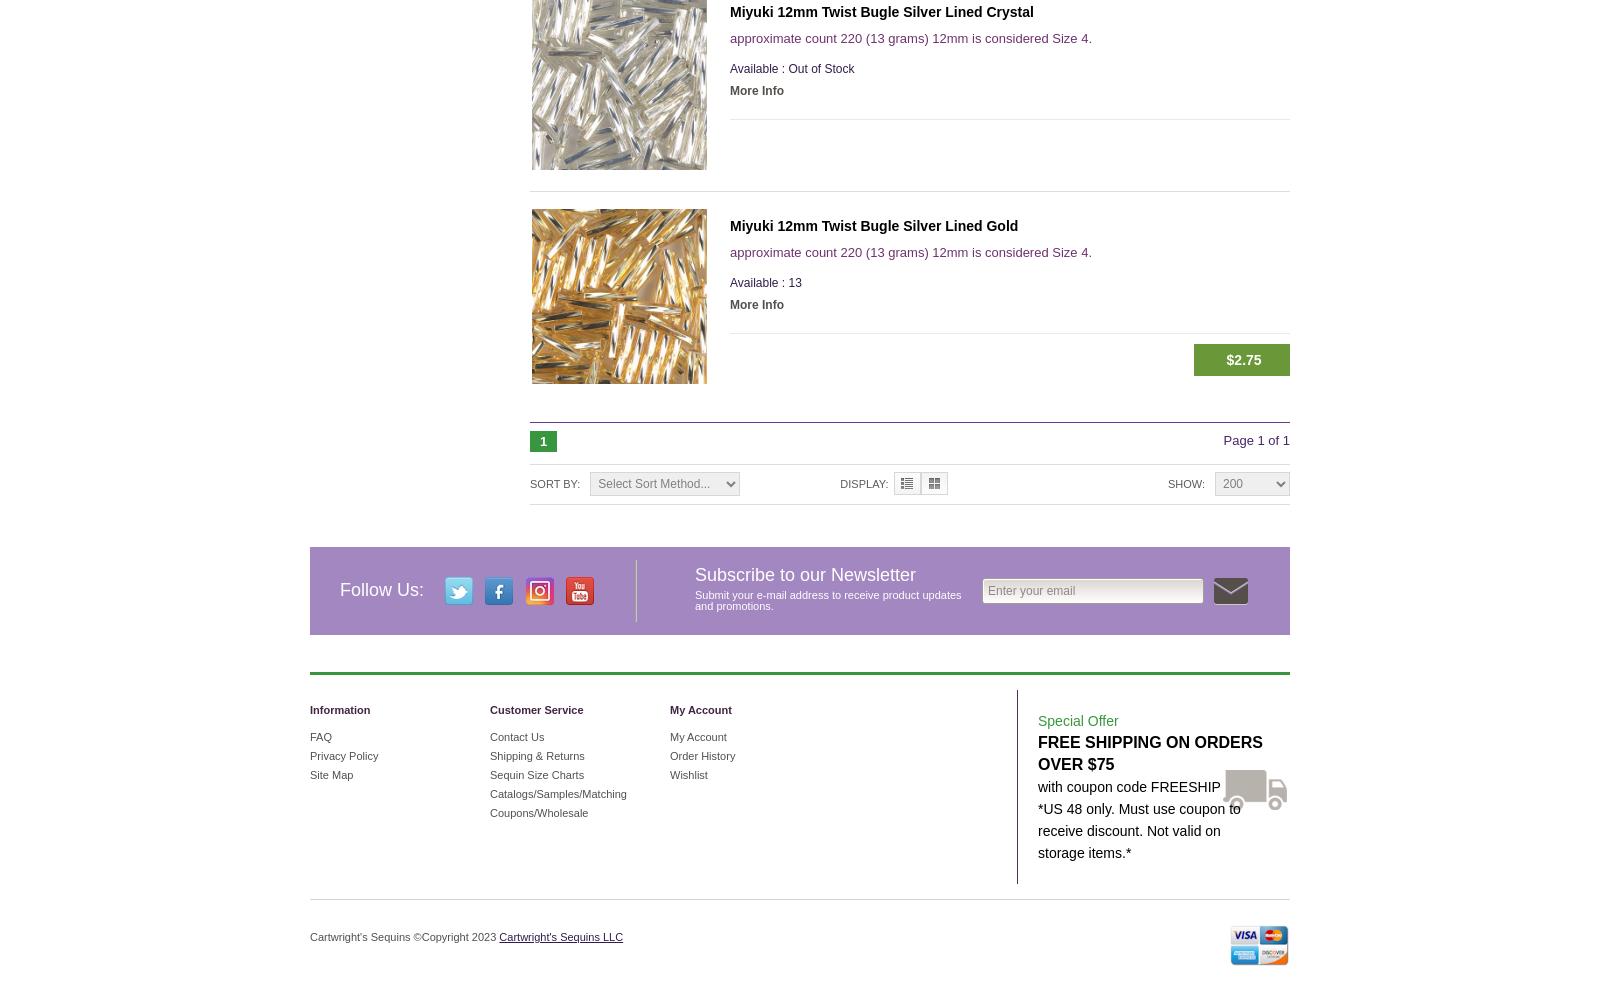 This screenshot has height=984, width=1600. Describe the element at coordinates (320, 737) in the screenshot. I see `'FAQ'` at that location.